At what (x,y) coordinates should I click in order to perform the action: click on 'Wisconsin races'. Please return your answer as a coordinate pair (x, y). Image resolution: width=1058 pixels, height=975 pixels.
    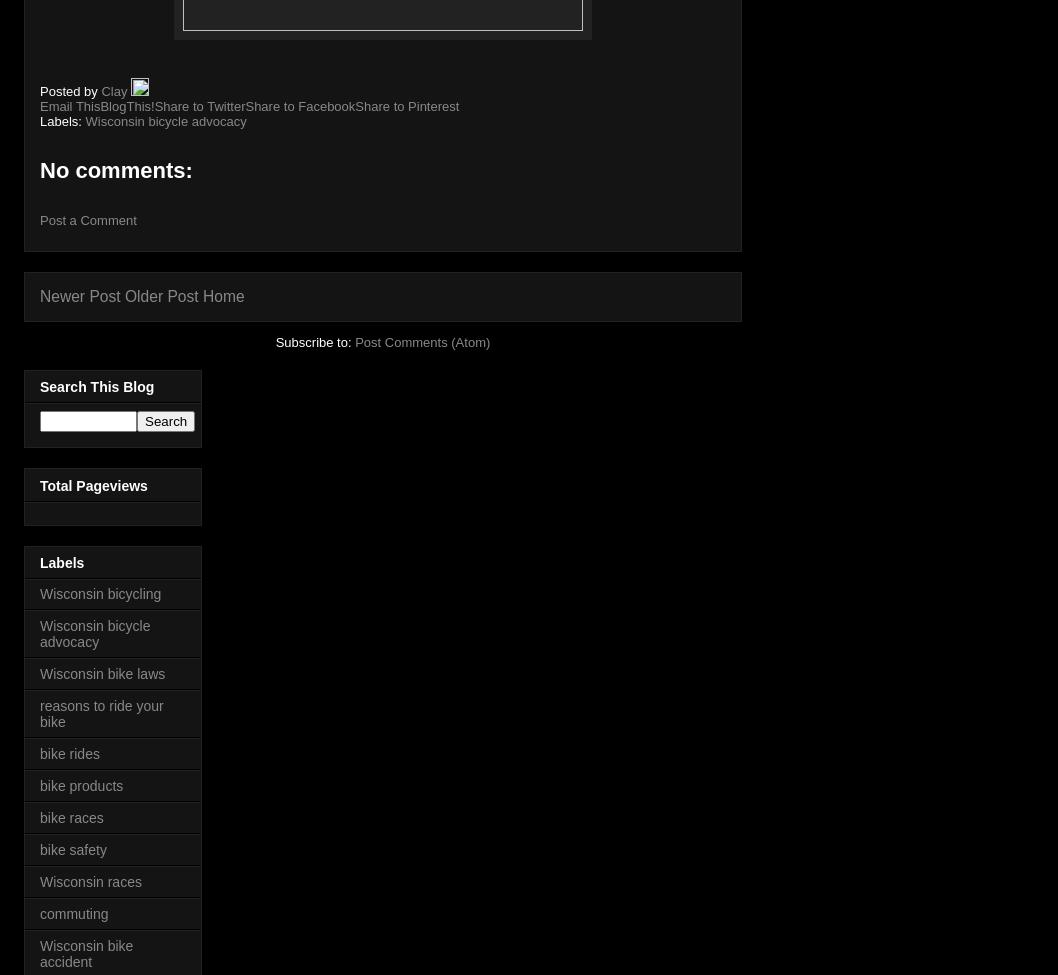
    Looking at the image, I should click on (89, 880).